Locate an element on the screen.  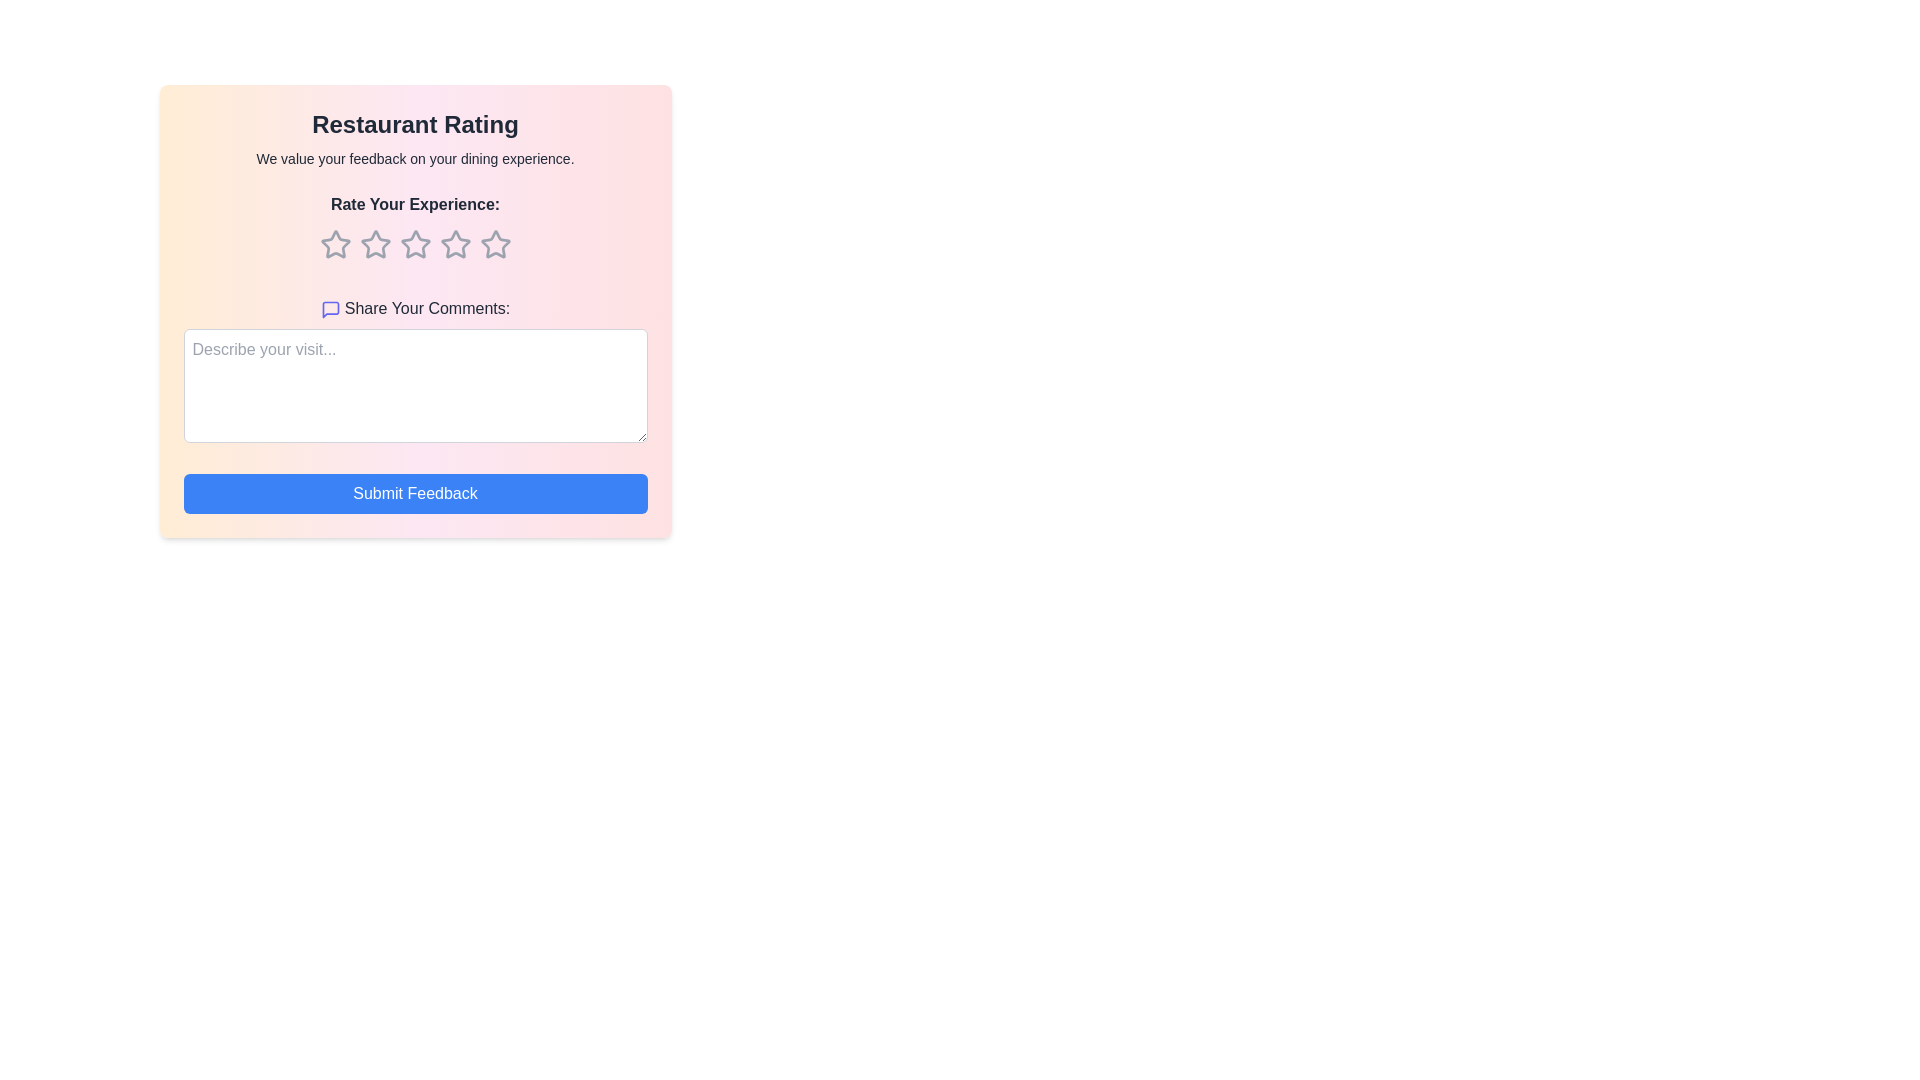
the first star icon in the five-star rating system is located at coordinates (335, 243).